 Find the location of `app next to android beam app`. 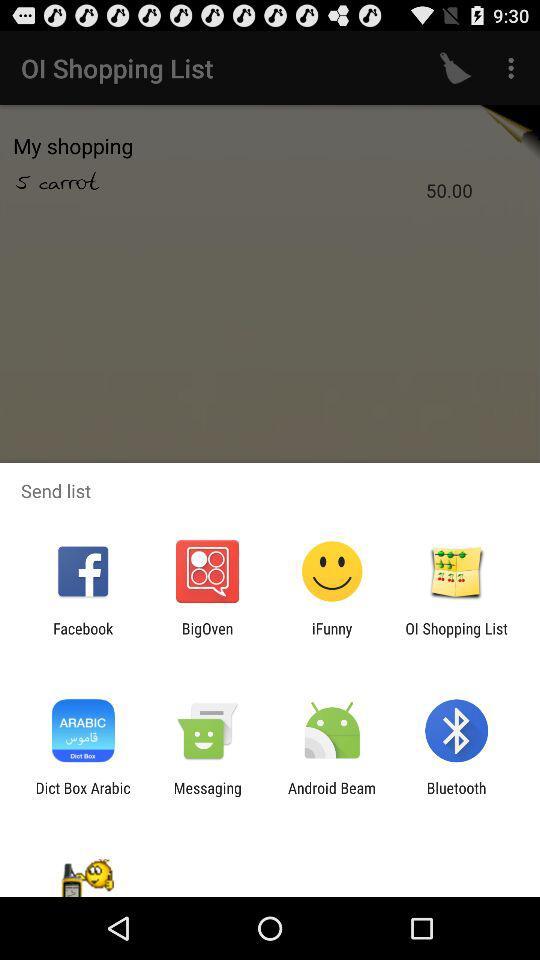

app next to android beam app is located at coordinates (456, 796).